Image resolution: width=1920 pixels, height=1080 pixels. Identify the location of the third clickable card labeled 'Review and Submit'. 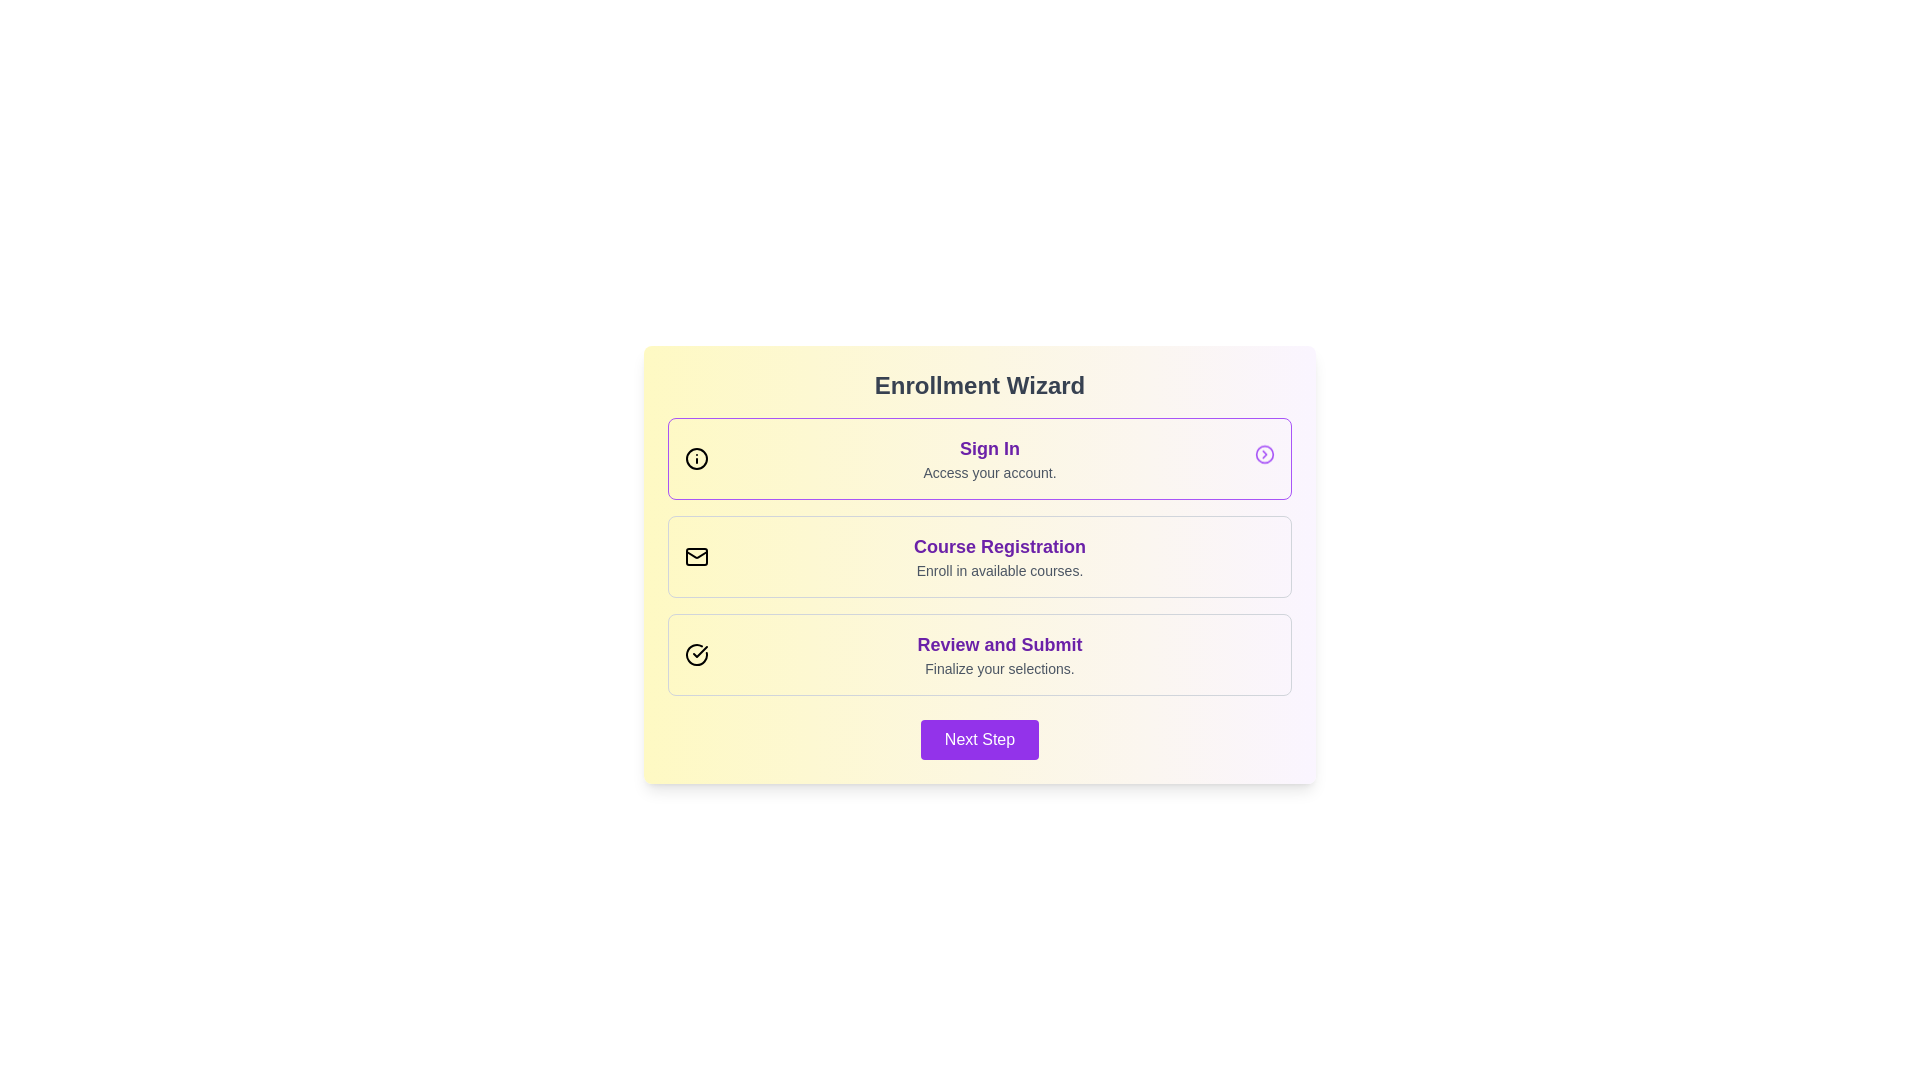
(979, 655).